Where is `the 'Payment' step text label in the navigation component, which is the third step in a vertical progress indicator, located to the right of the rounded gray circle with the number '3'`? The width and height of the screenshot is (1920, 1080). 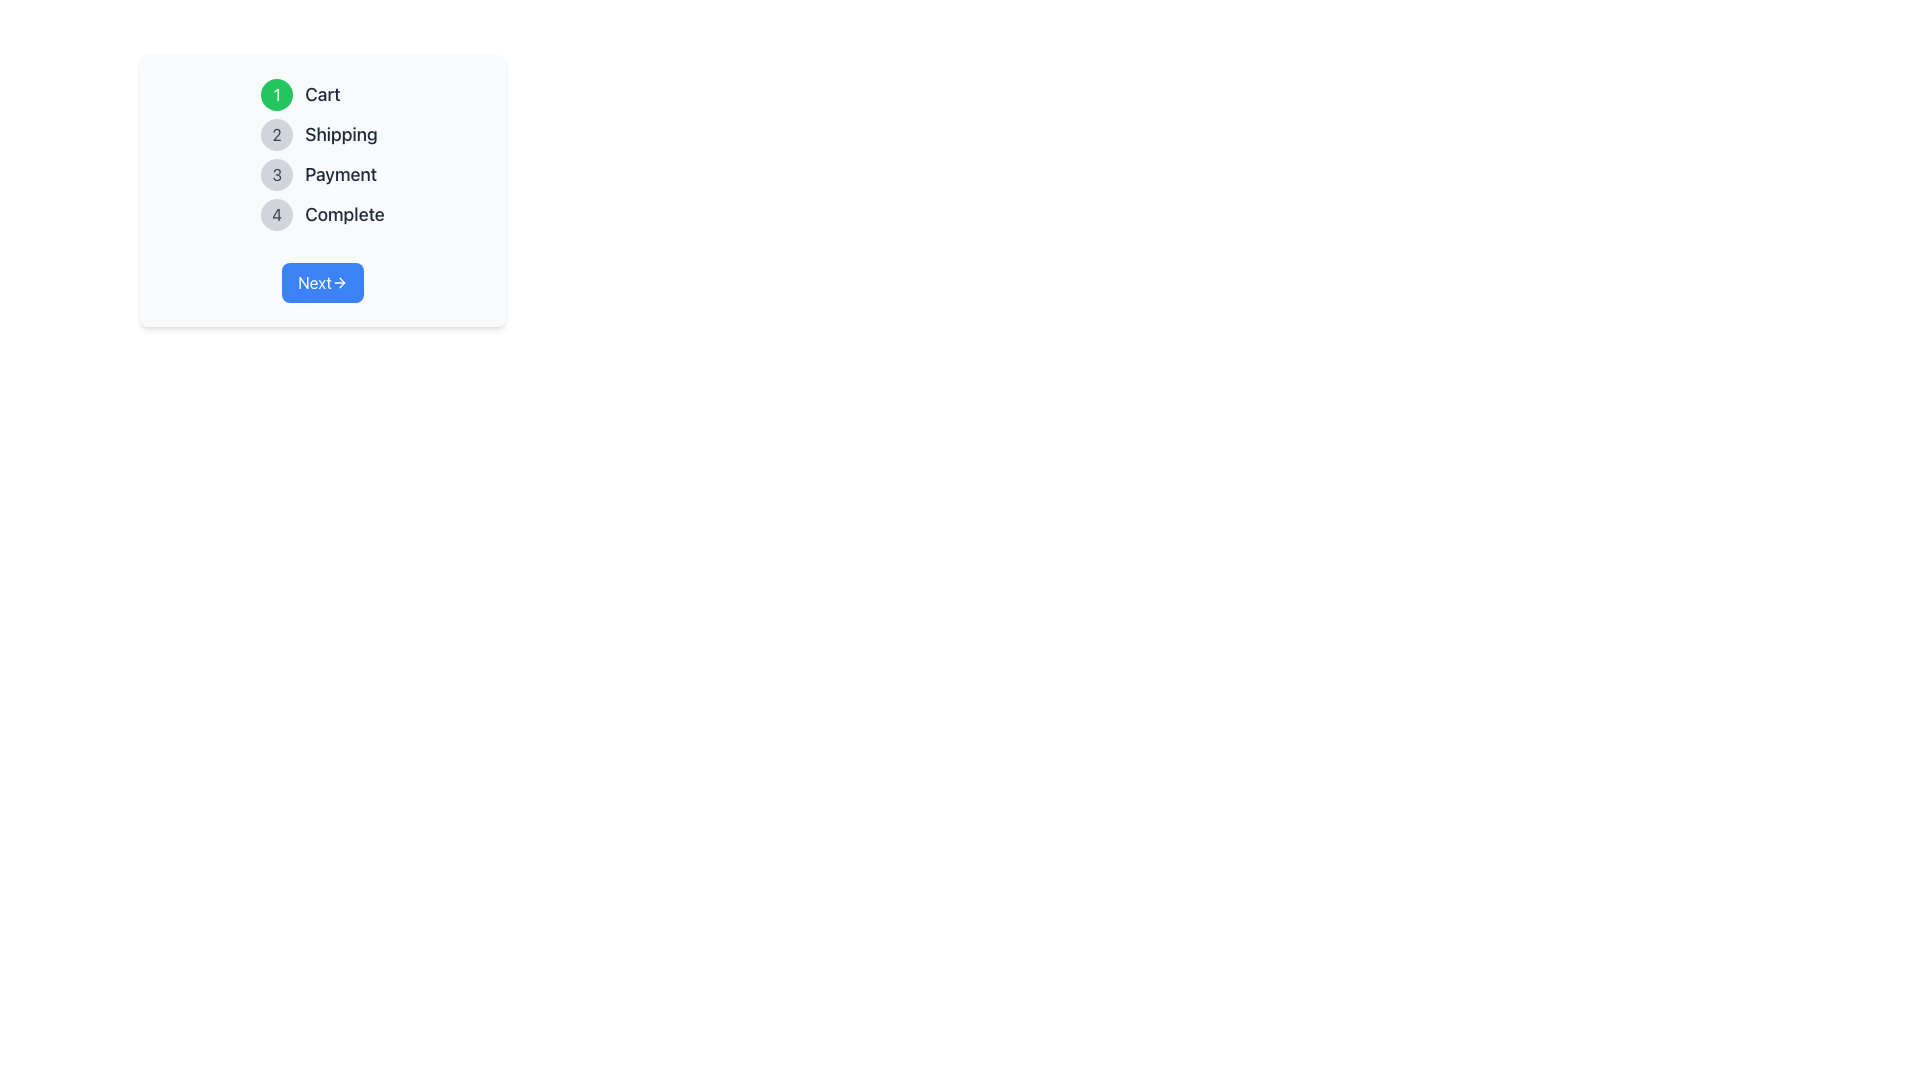 the 'Payment' step text label in the navigation component, which is the third step in a vertical progress indicator, located to the right of the rounded gray circle with the number '3' is located at coordinates (341, 173).